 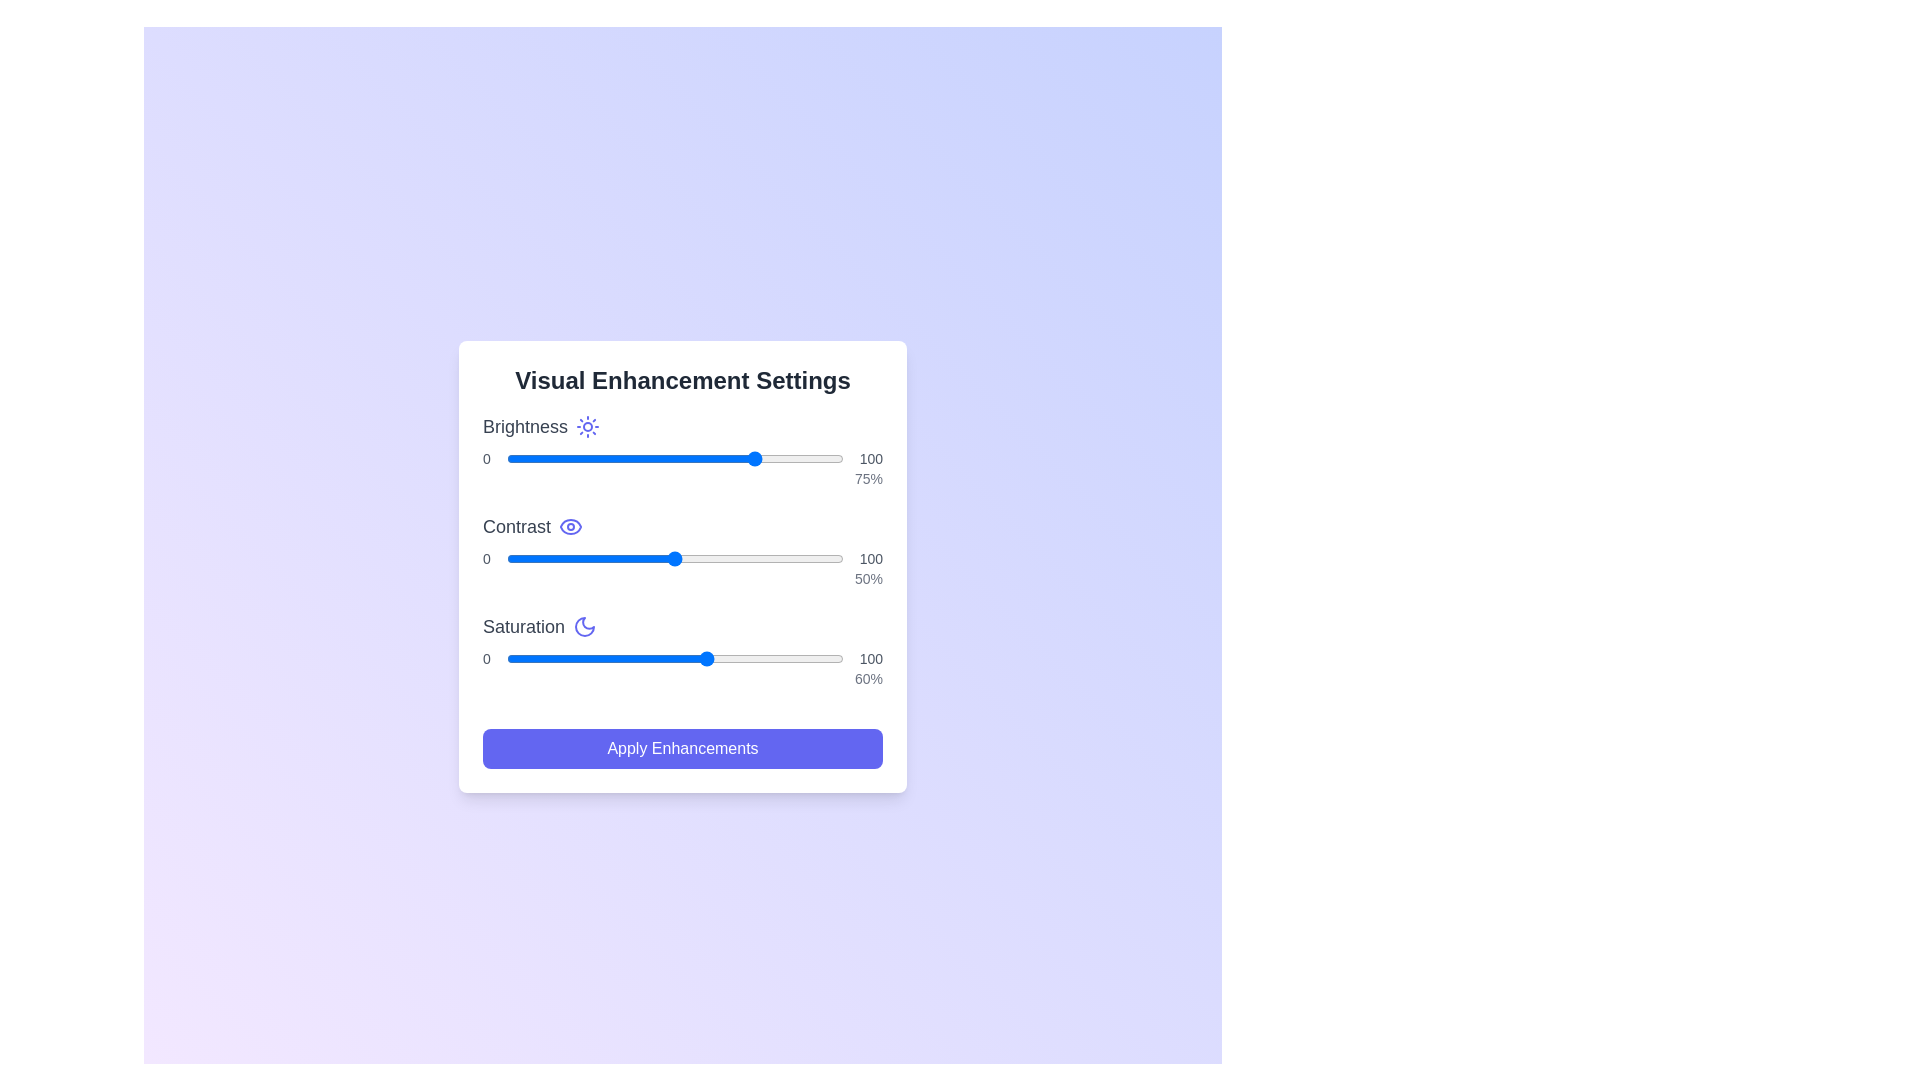 What do you see at coordinates (593, 559) in the screenshot?
I see `the contrast slider to set the contrast to 26%` at bounding box center [593, 559].